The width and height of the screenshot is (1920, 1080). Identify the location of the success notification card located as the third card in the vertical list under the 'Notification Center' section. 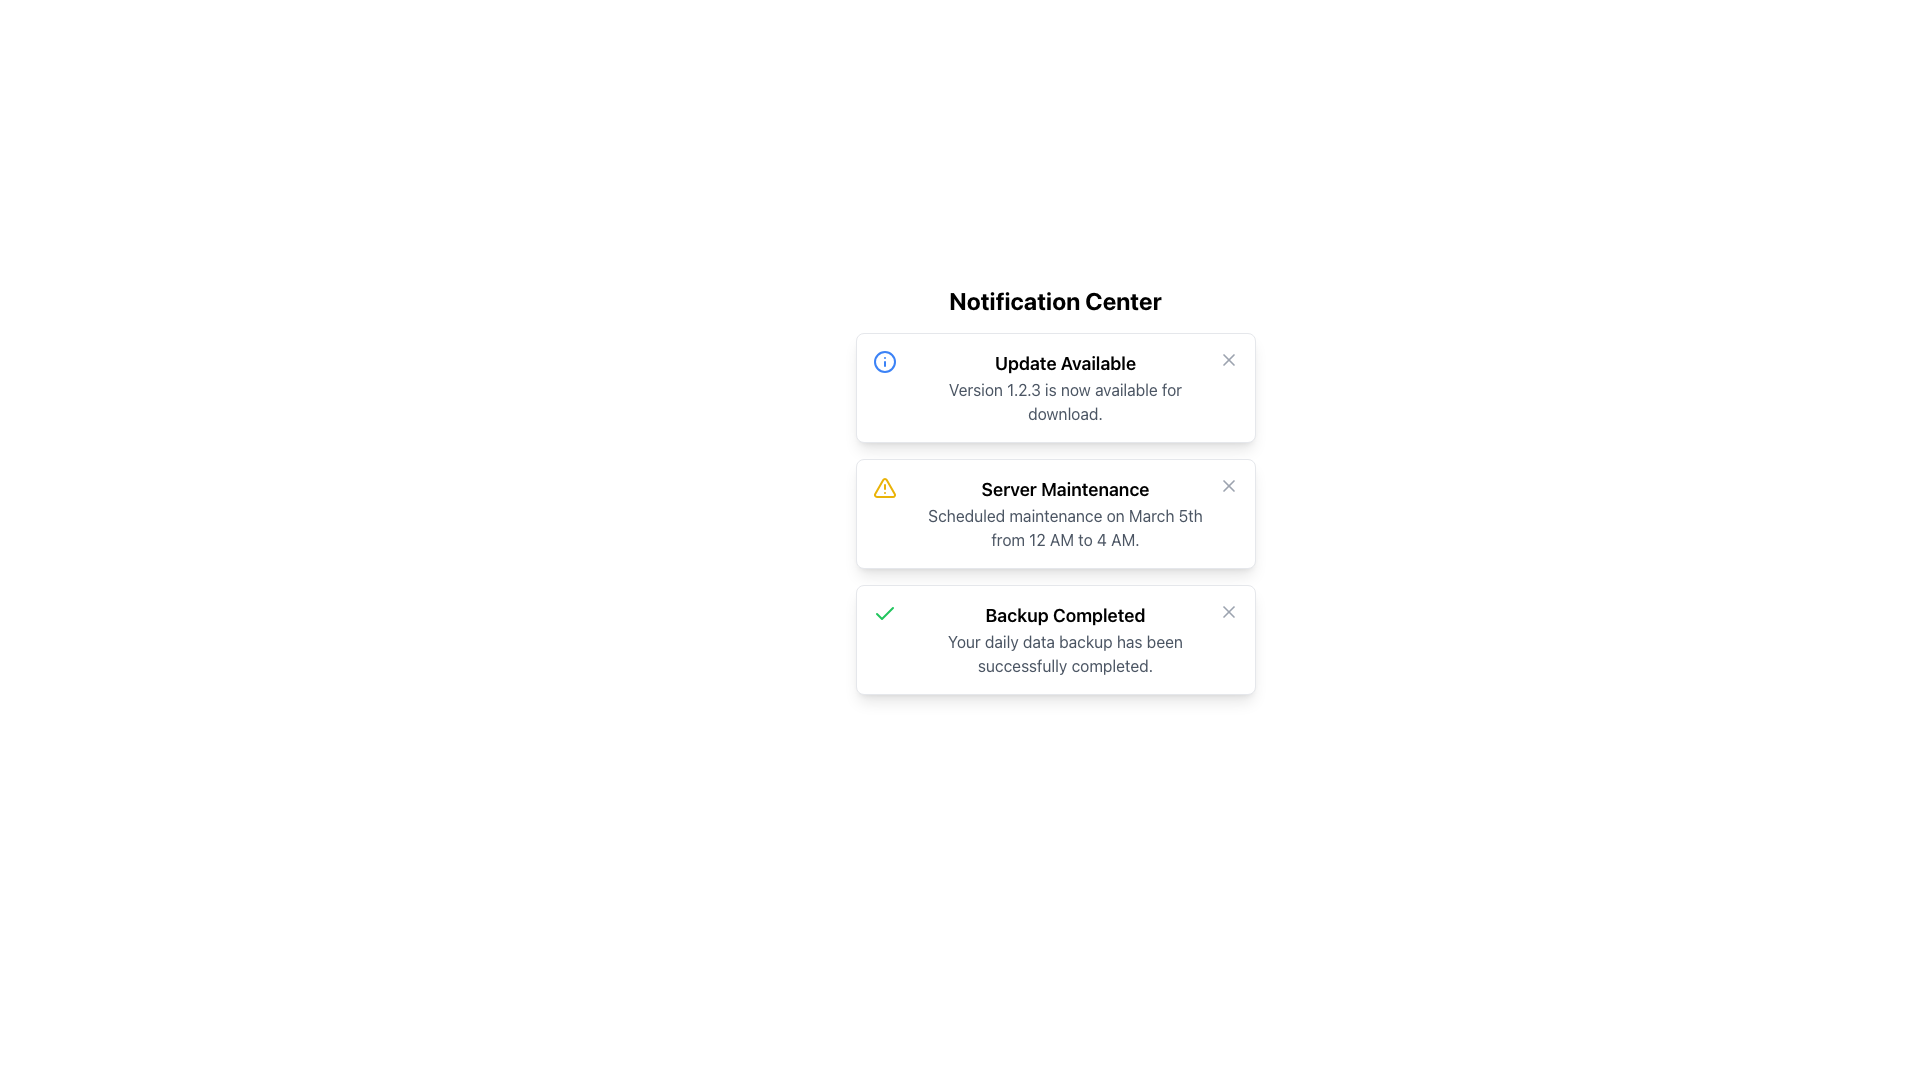
(1054, 640).